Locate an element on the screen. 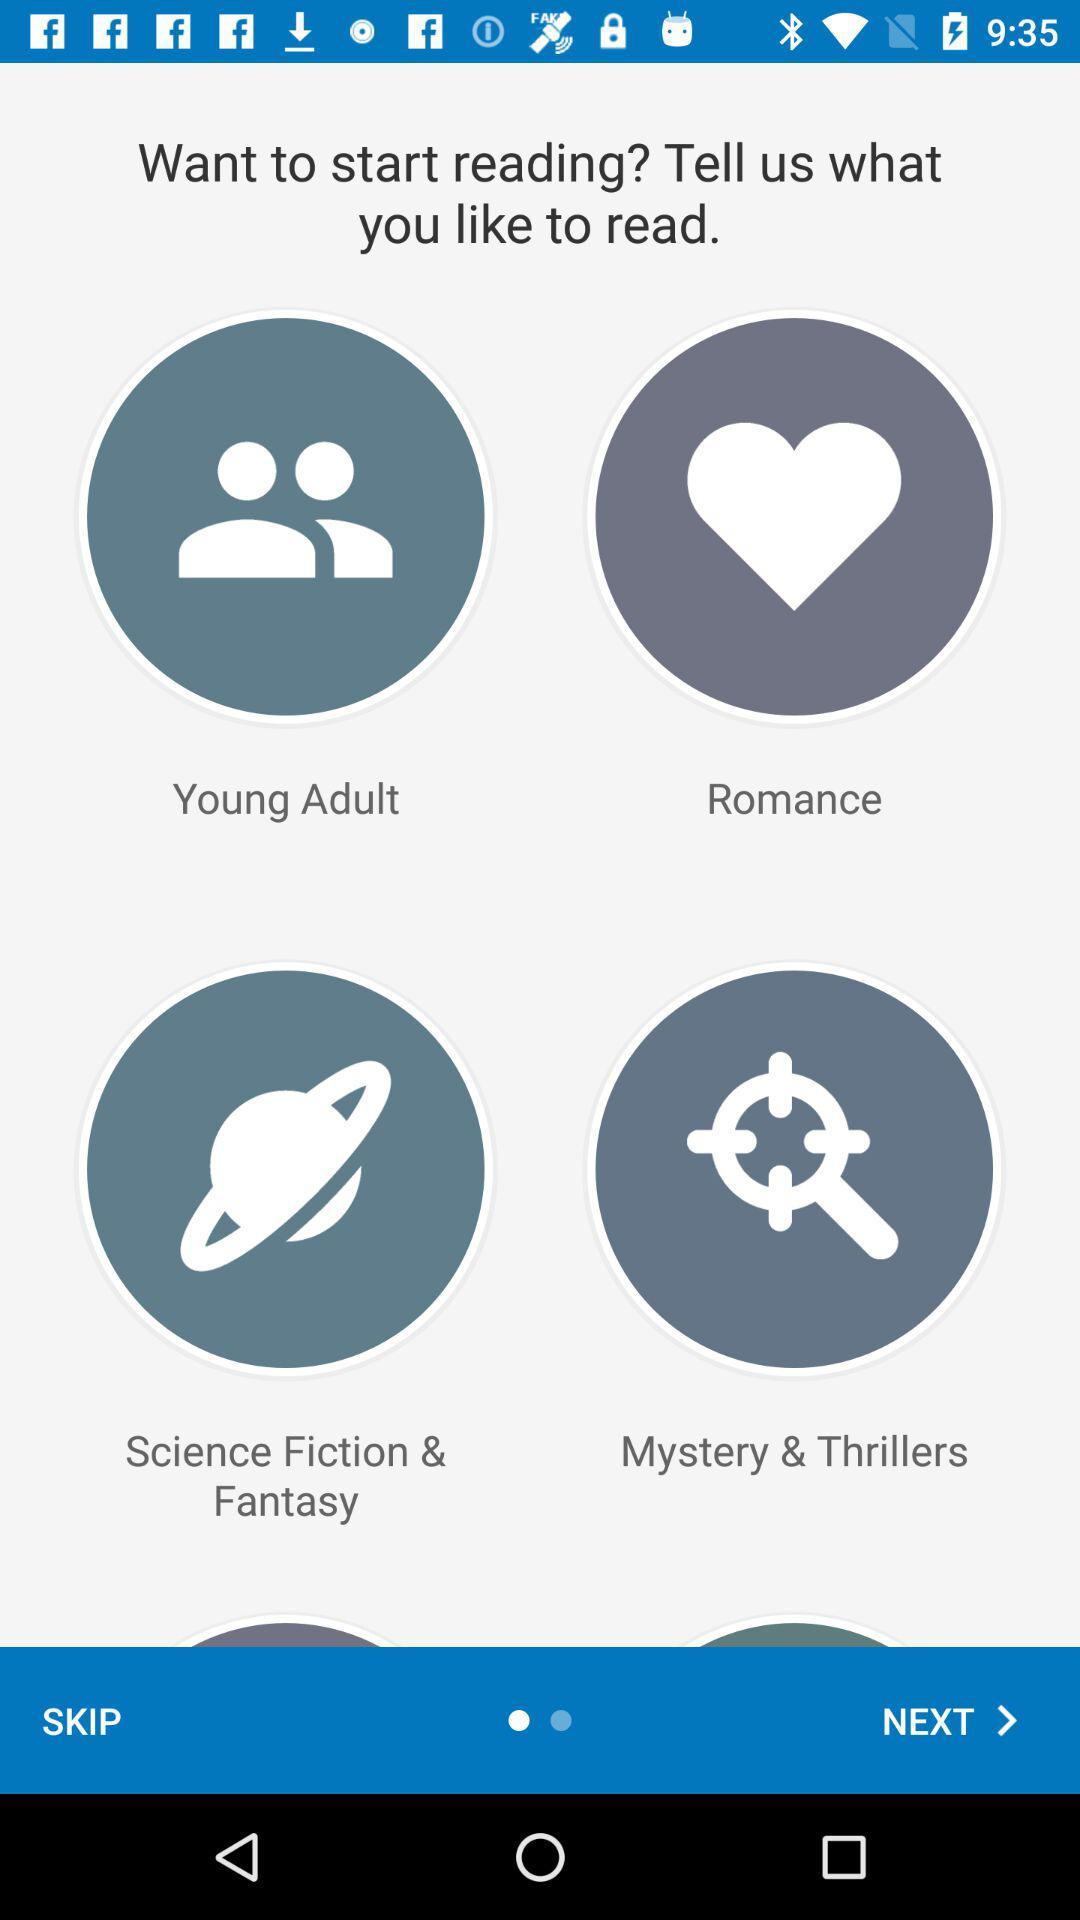 This screenshot has width=1080, height=1920. the item below mystery & thrillers icon is located at coordinates (959, 1719).